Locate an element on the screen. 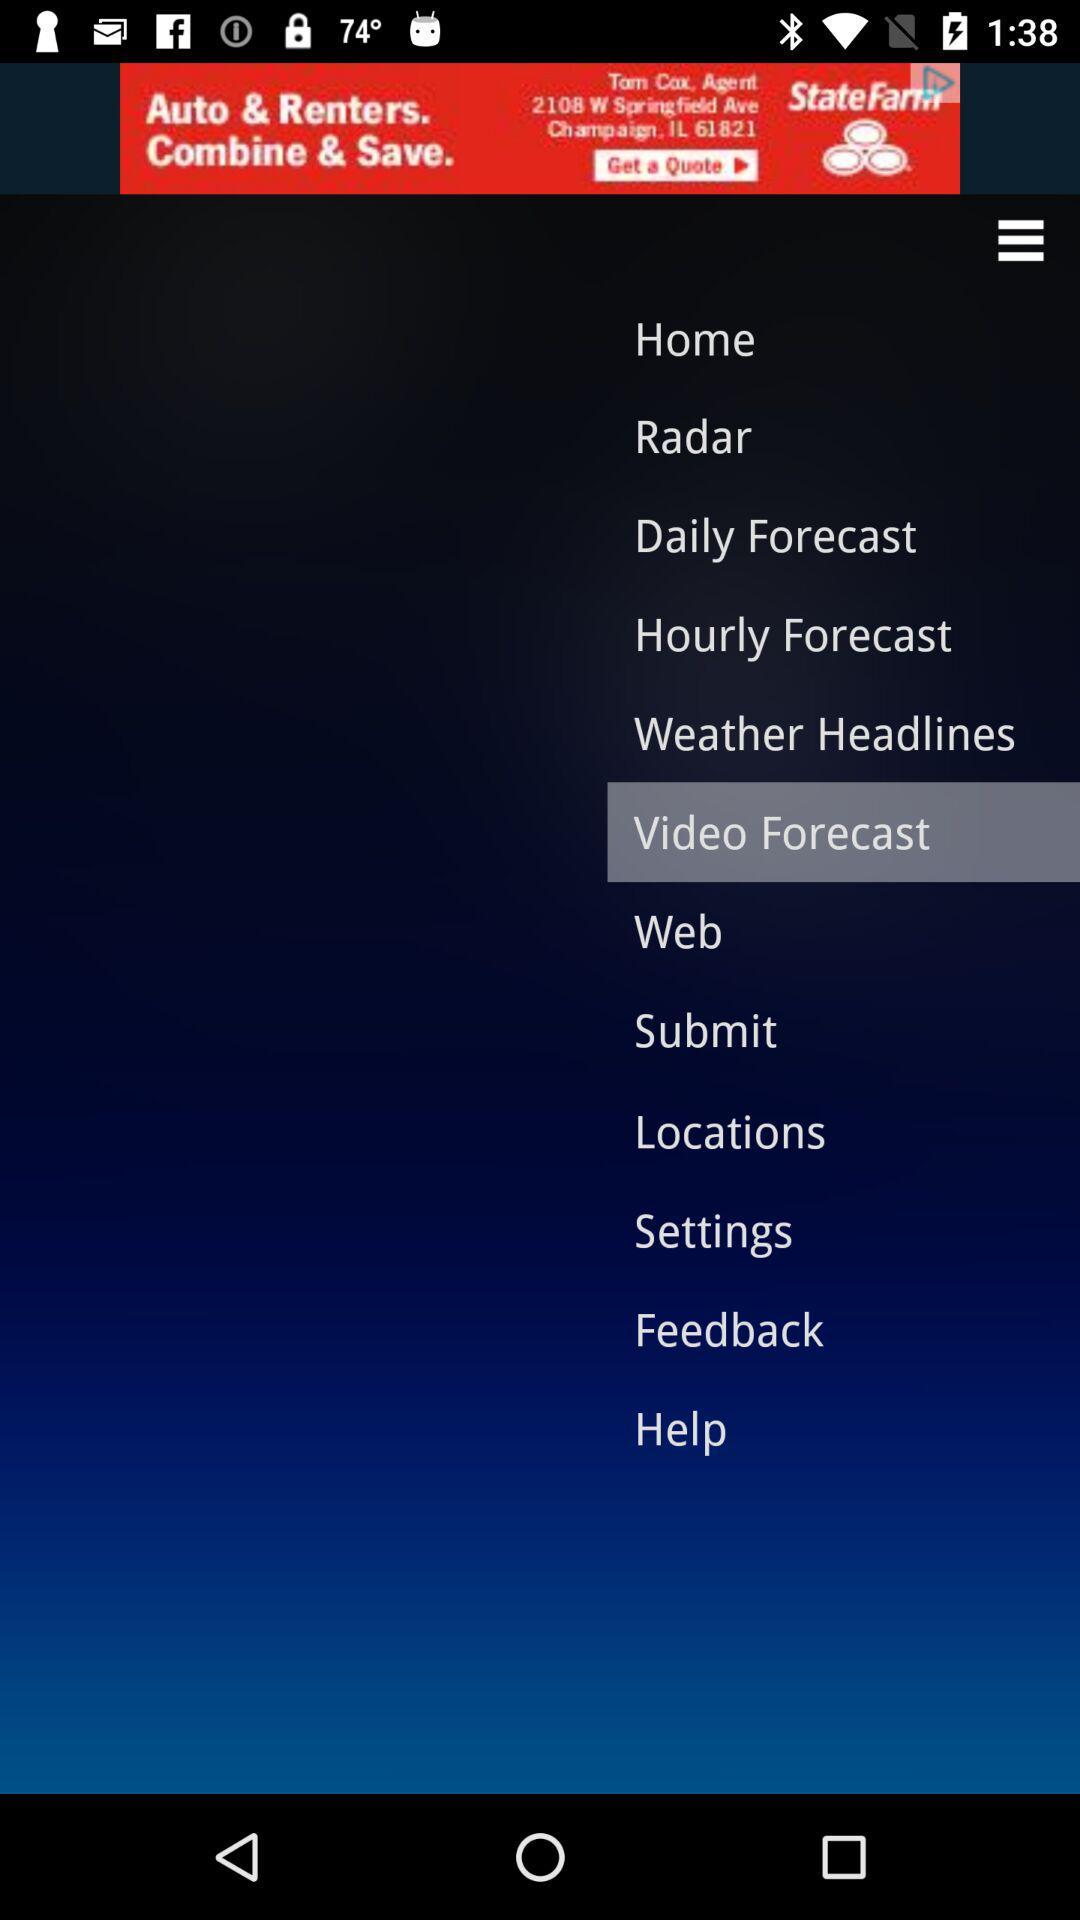 The height and width of the screenshot is (1920, 1080). advertisement is located at coordinates (540, 127).